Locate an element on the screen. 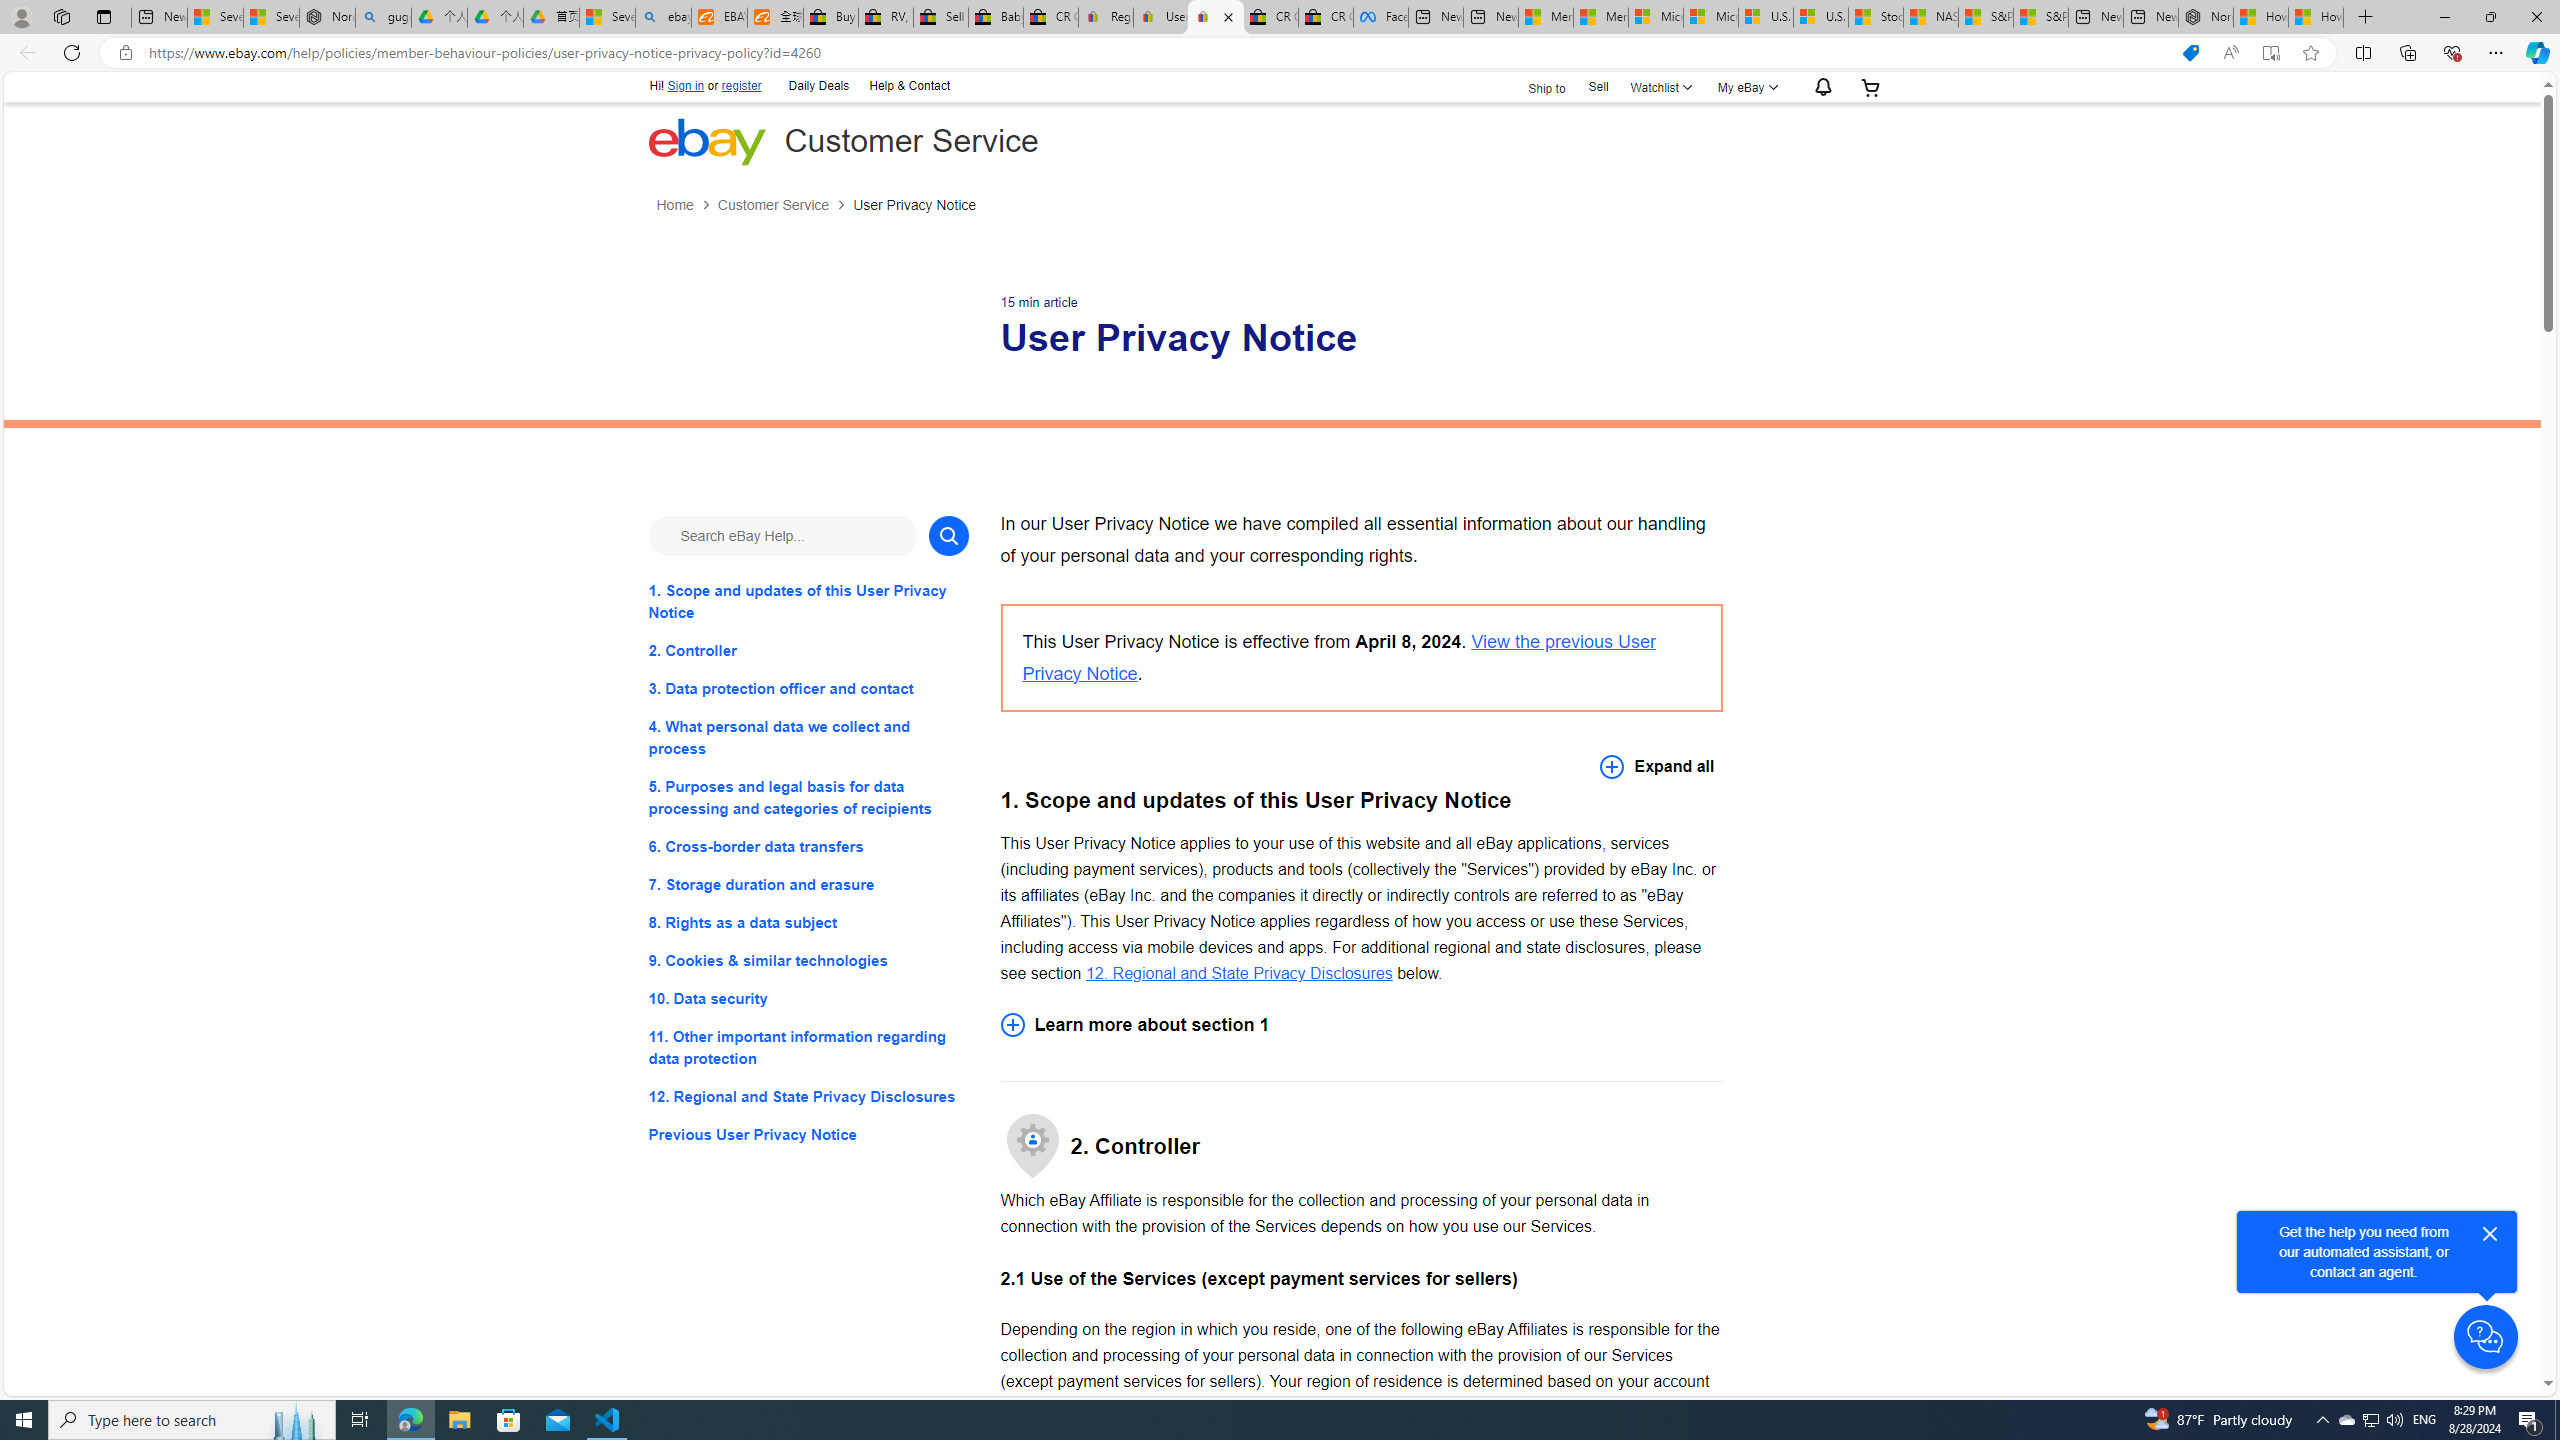  '2. Controller' is located at coordinates (807, 650).